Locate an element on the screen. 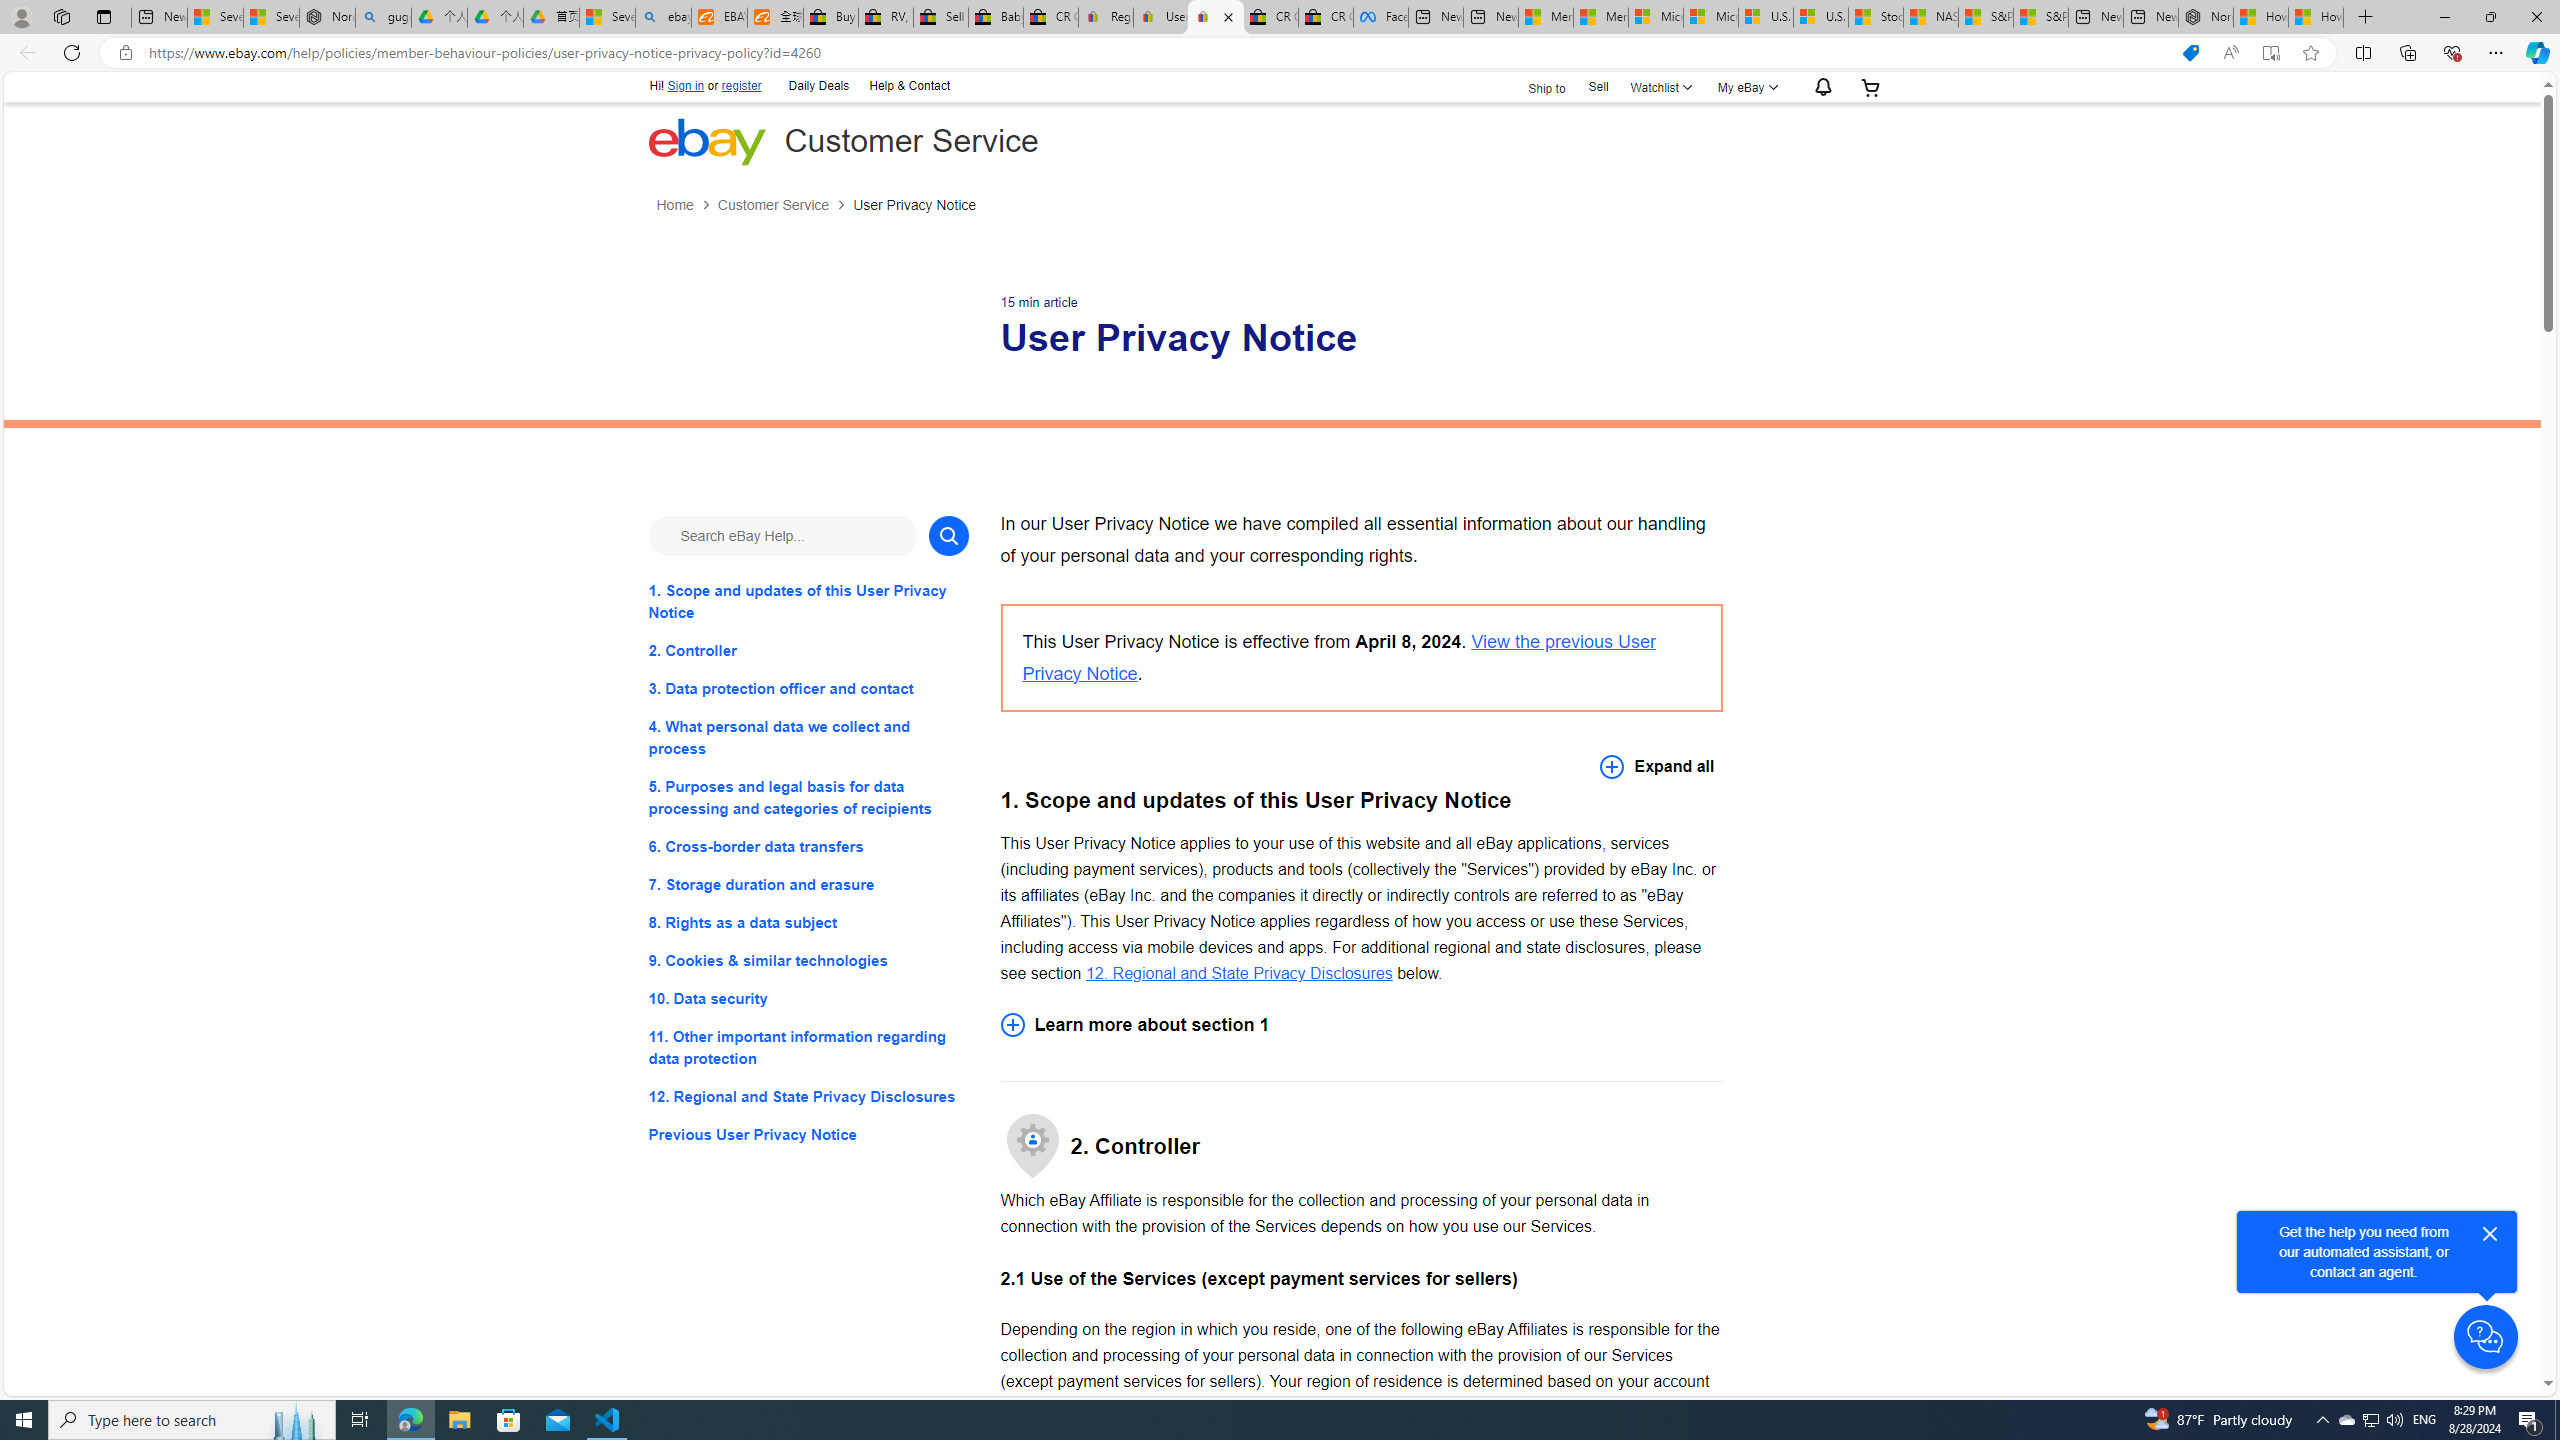  '2. Controller' is located at coordinates (807, 650).